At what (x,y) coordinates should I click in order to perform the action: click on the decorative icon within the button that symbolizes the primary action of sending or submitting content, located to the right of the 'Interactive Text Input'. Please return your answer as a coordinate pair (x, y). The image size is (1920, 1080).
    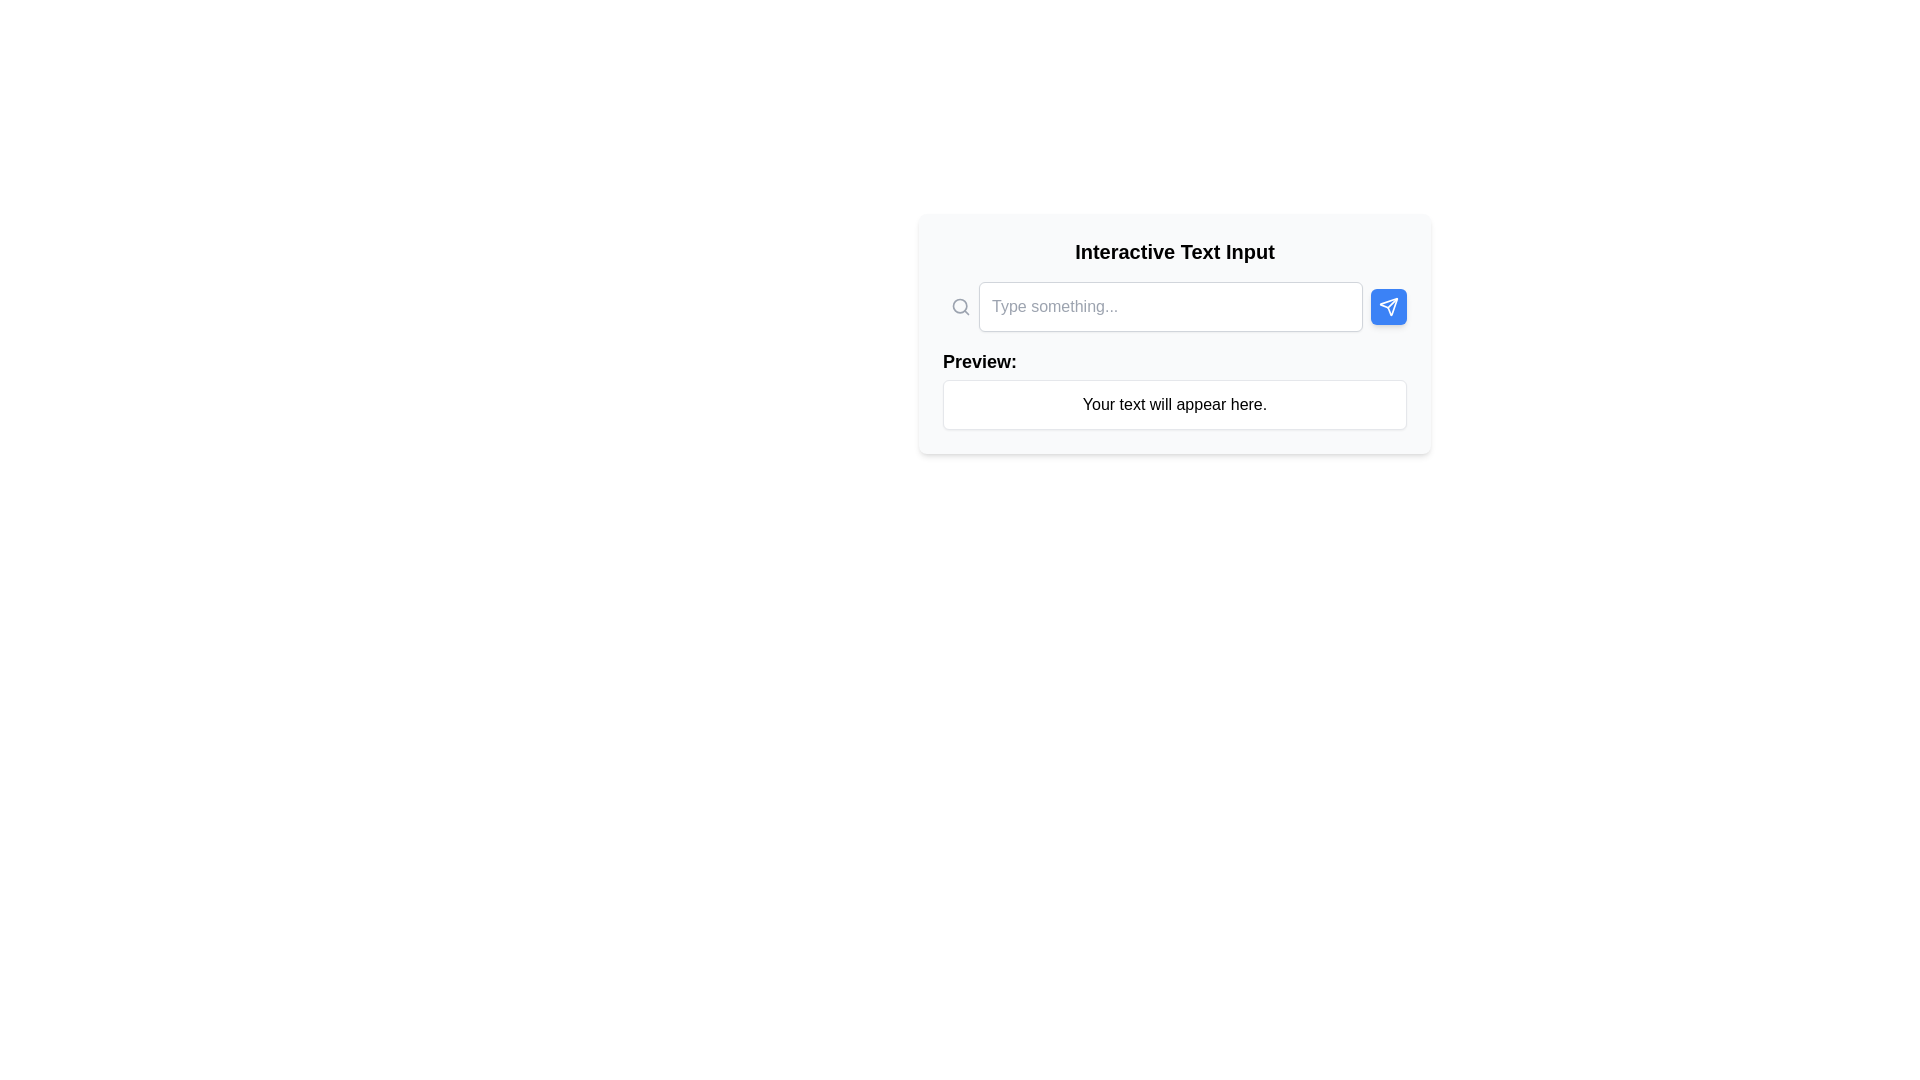
    Looking at the image, I should click on (1387, 307).